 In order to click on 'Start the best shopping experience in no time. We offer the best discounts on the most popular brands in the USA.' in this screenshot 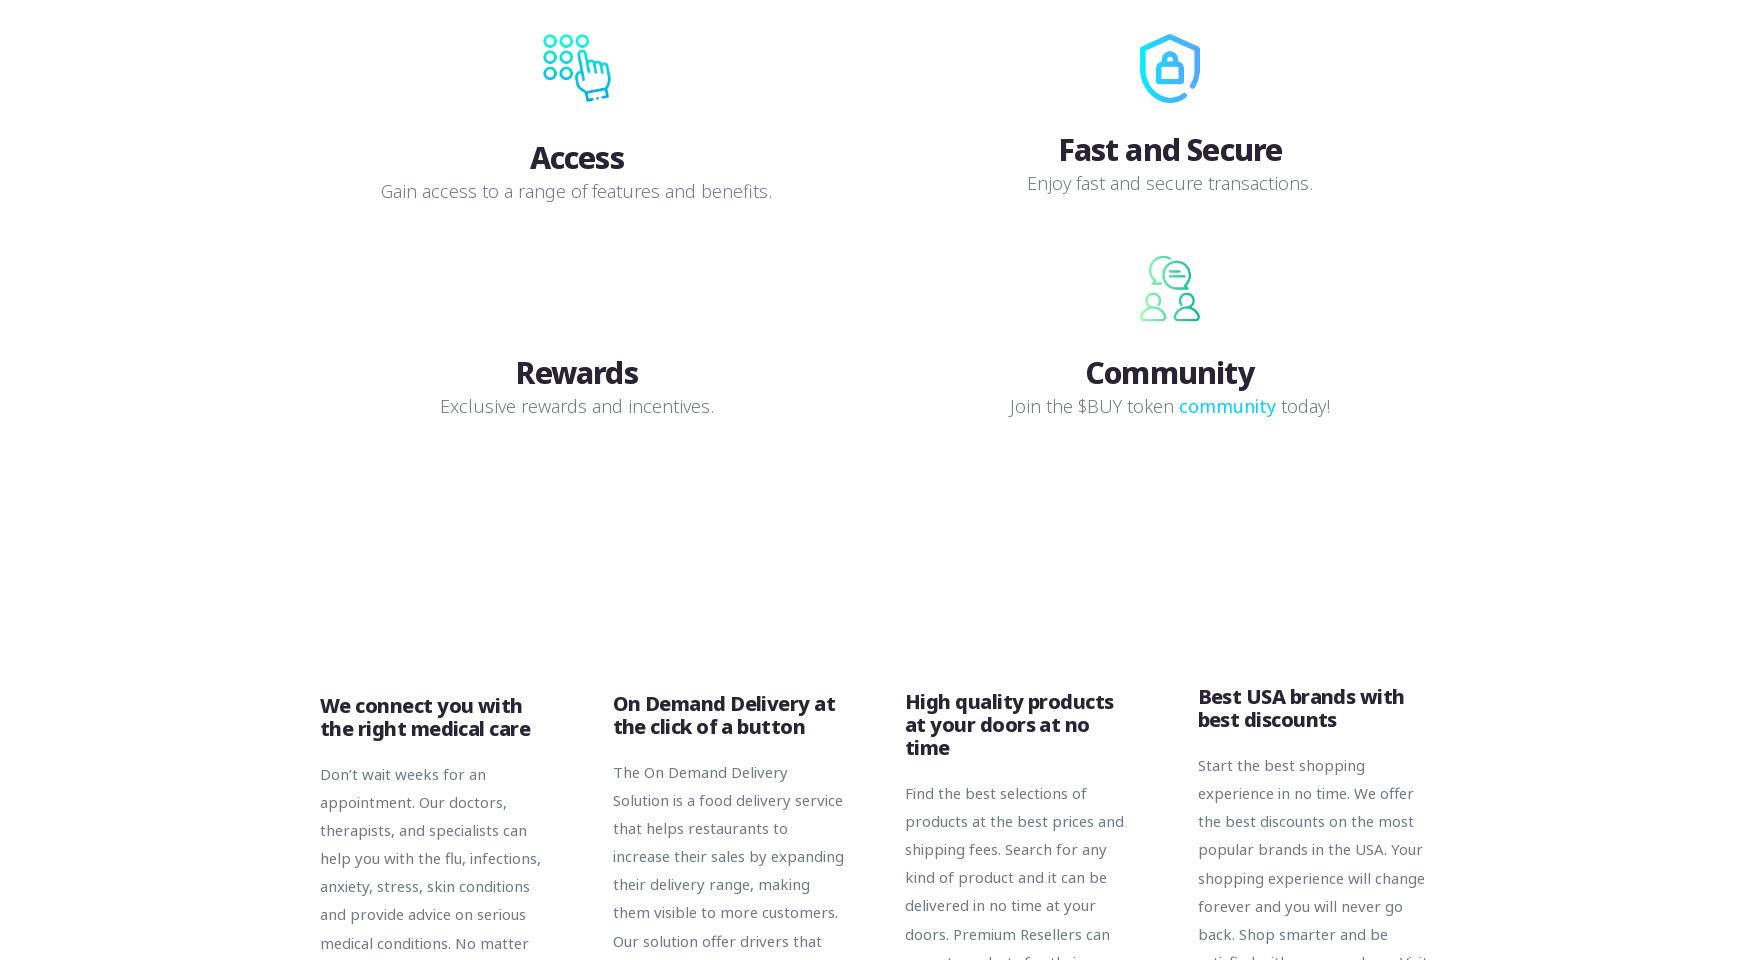, I will do `click(1303, 806)`.